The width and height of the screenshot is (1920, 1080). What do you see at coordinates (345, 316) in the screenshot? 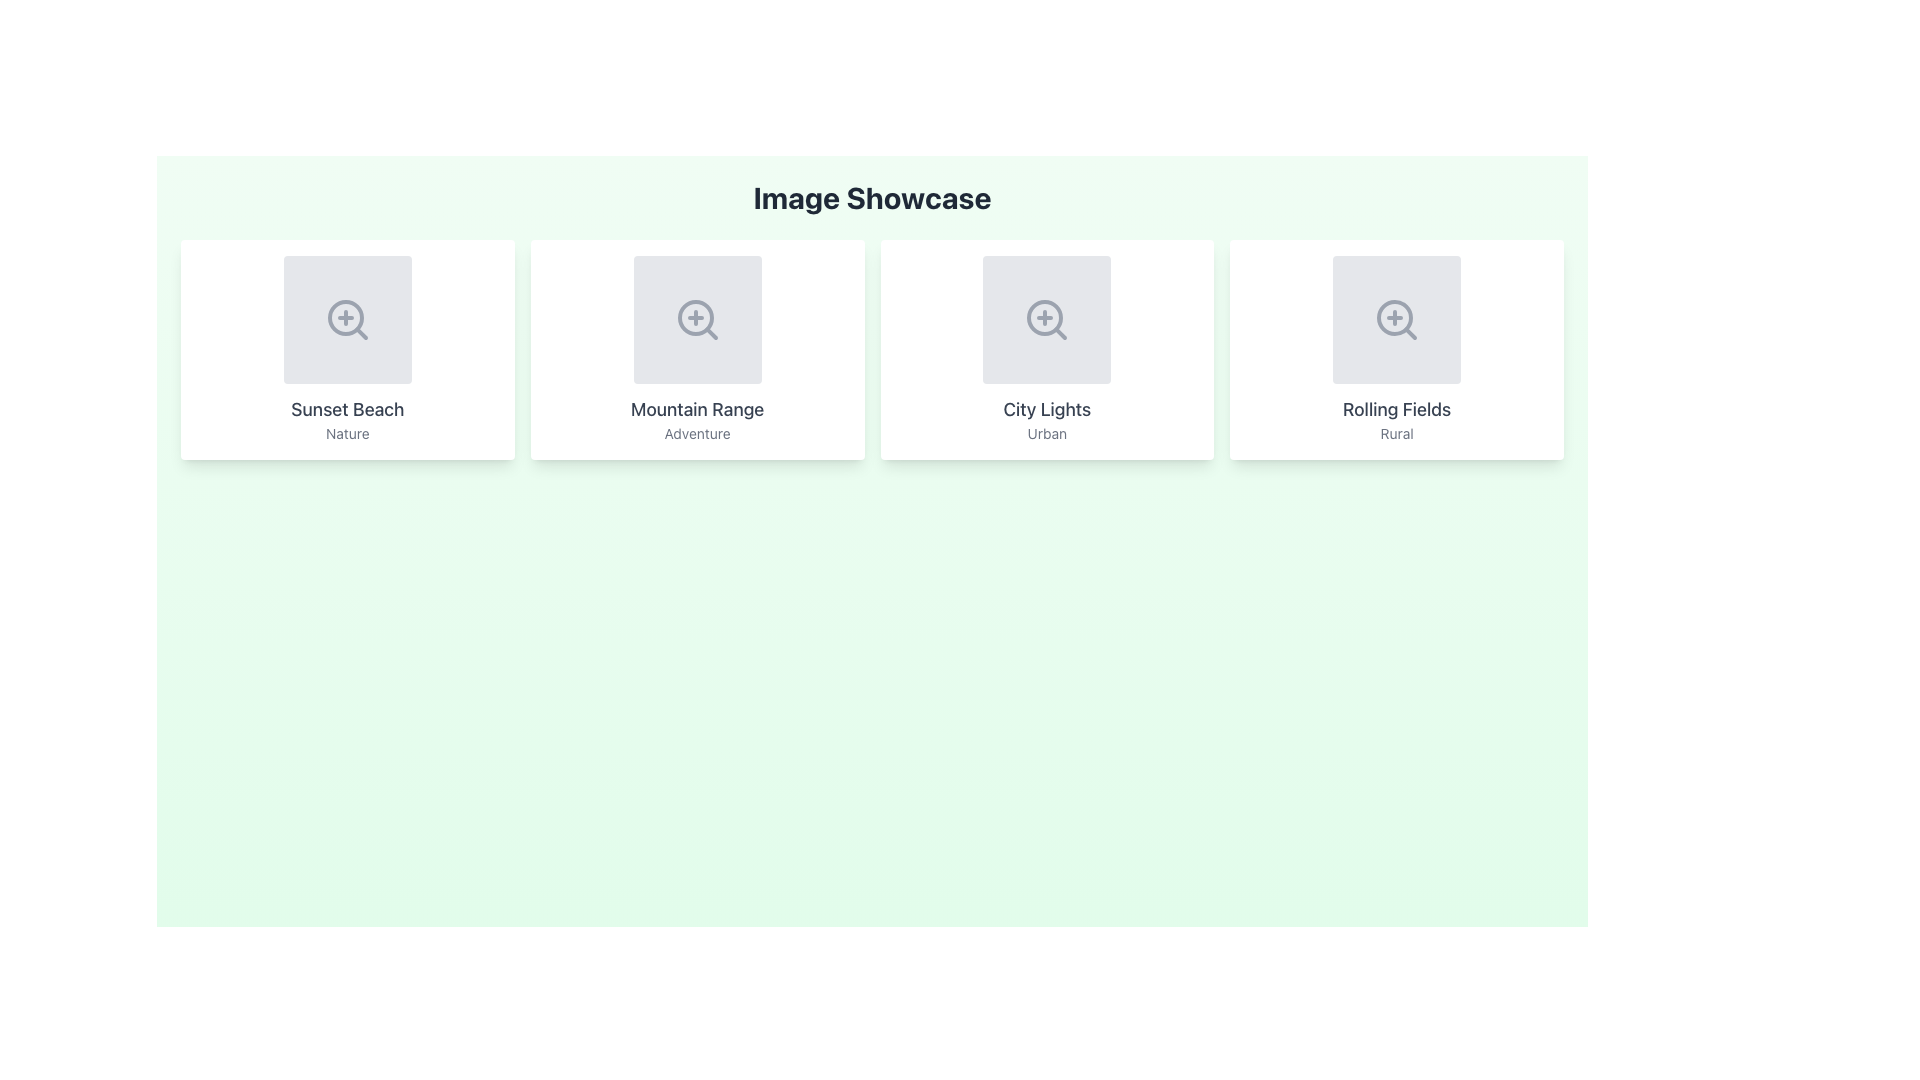
I see `the circular graphical component of the zoom icon that is part of the '+' sign integrated into the magnifier icon, located above the text 'Sunset Beach' and its subtitle 'Nature'` at bounding box center [345, 316].